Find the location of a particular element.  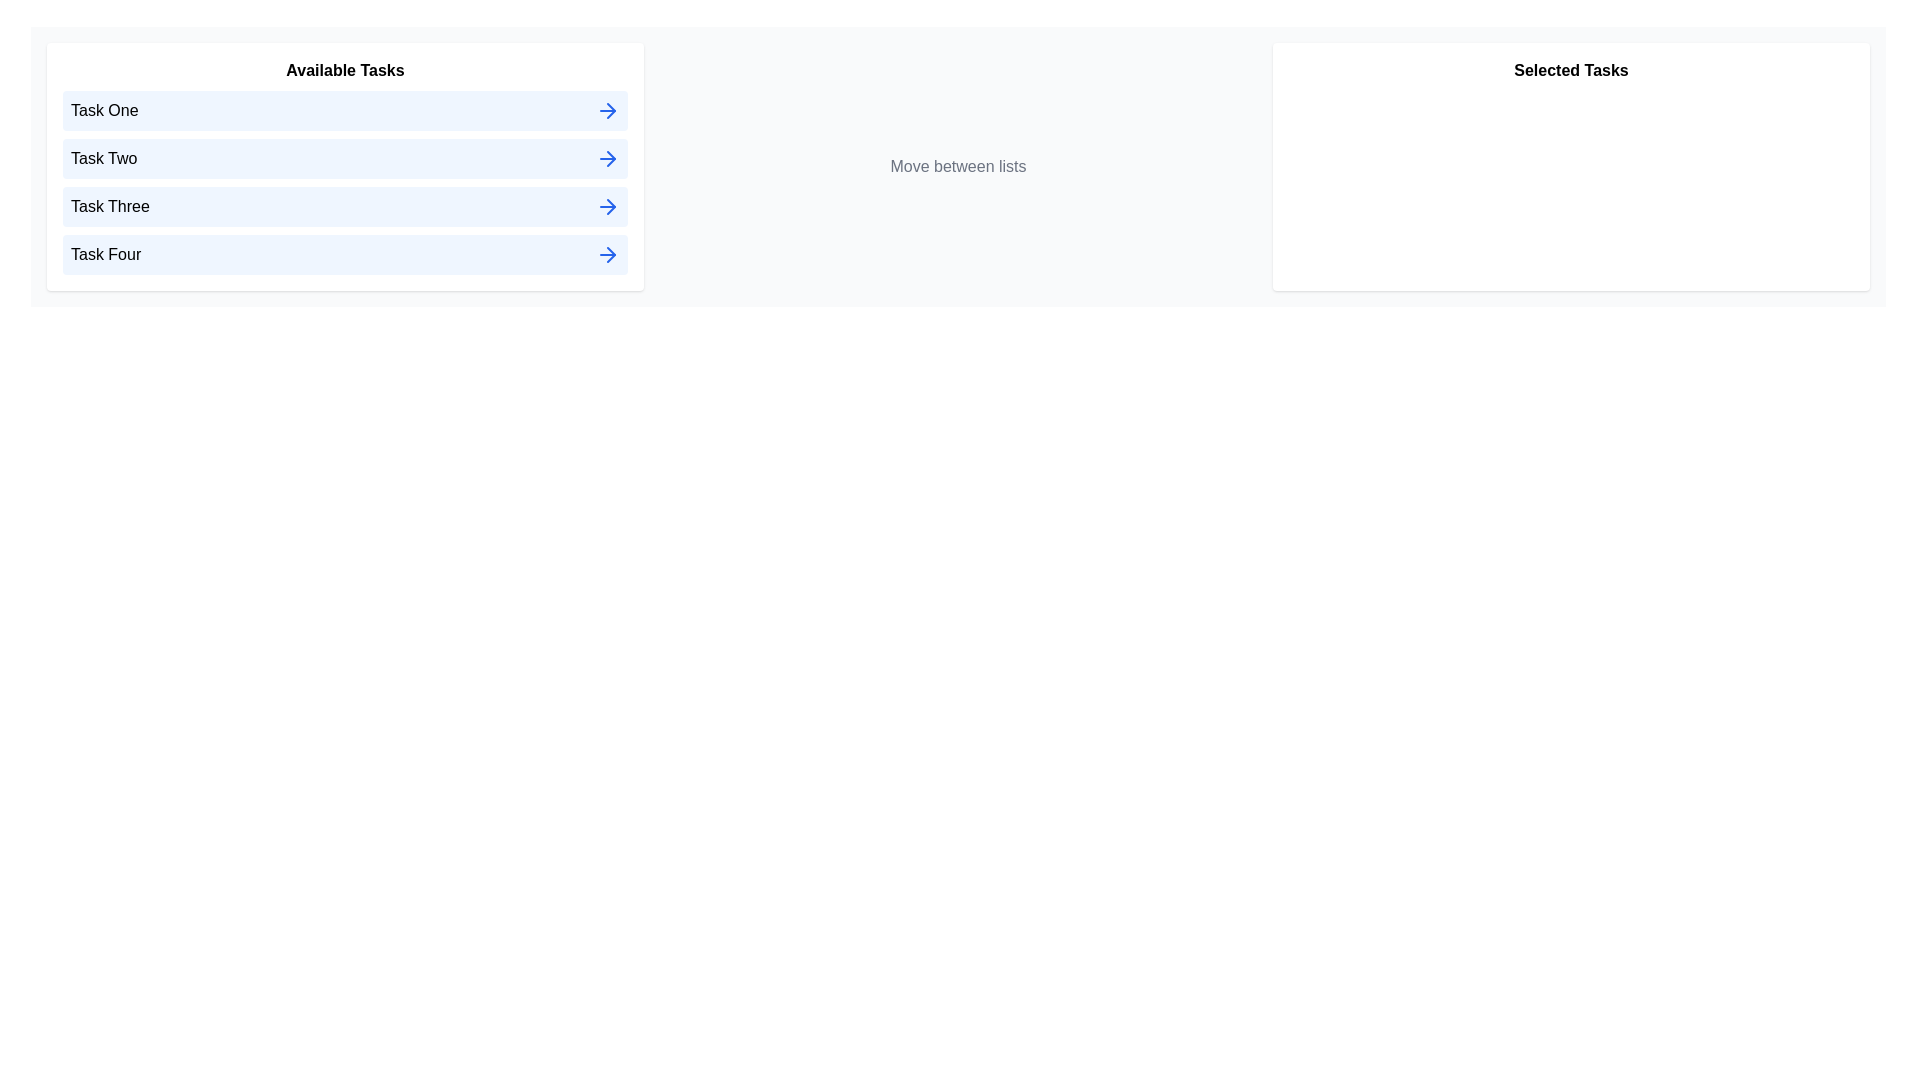

the center panel to read the instructions is located at coordinates (957, 165).